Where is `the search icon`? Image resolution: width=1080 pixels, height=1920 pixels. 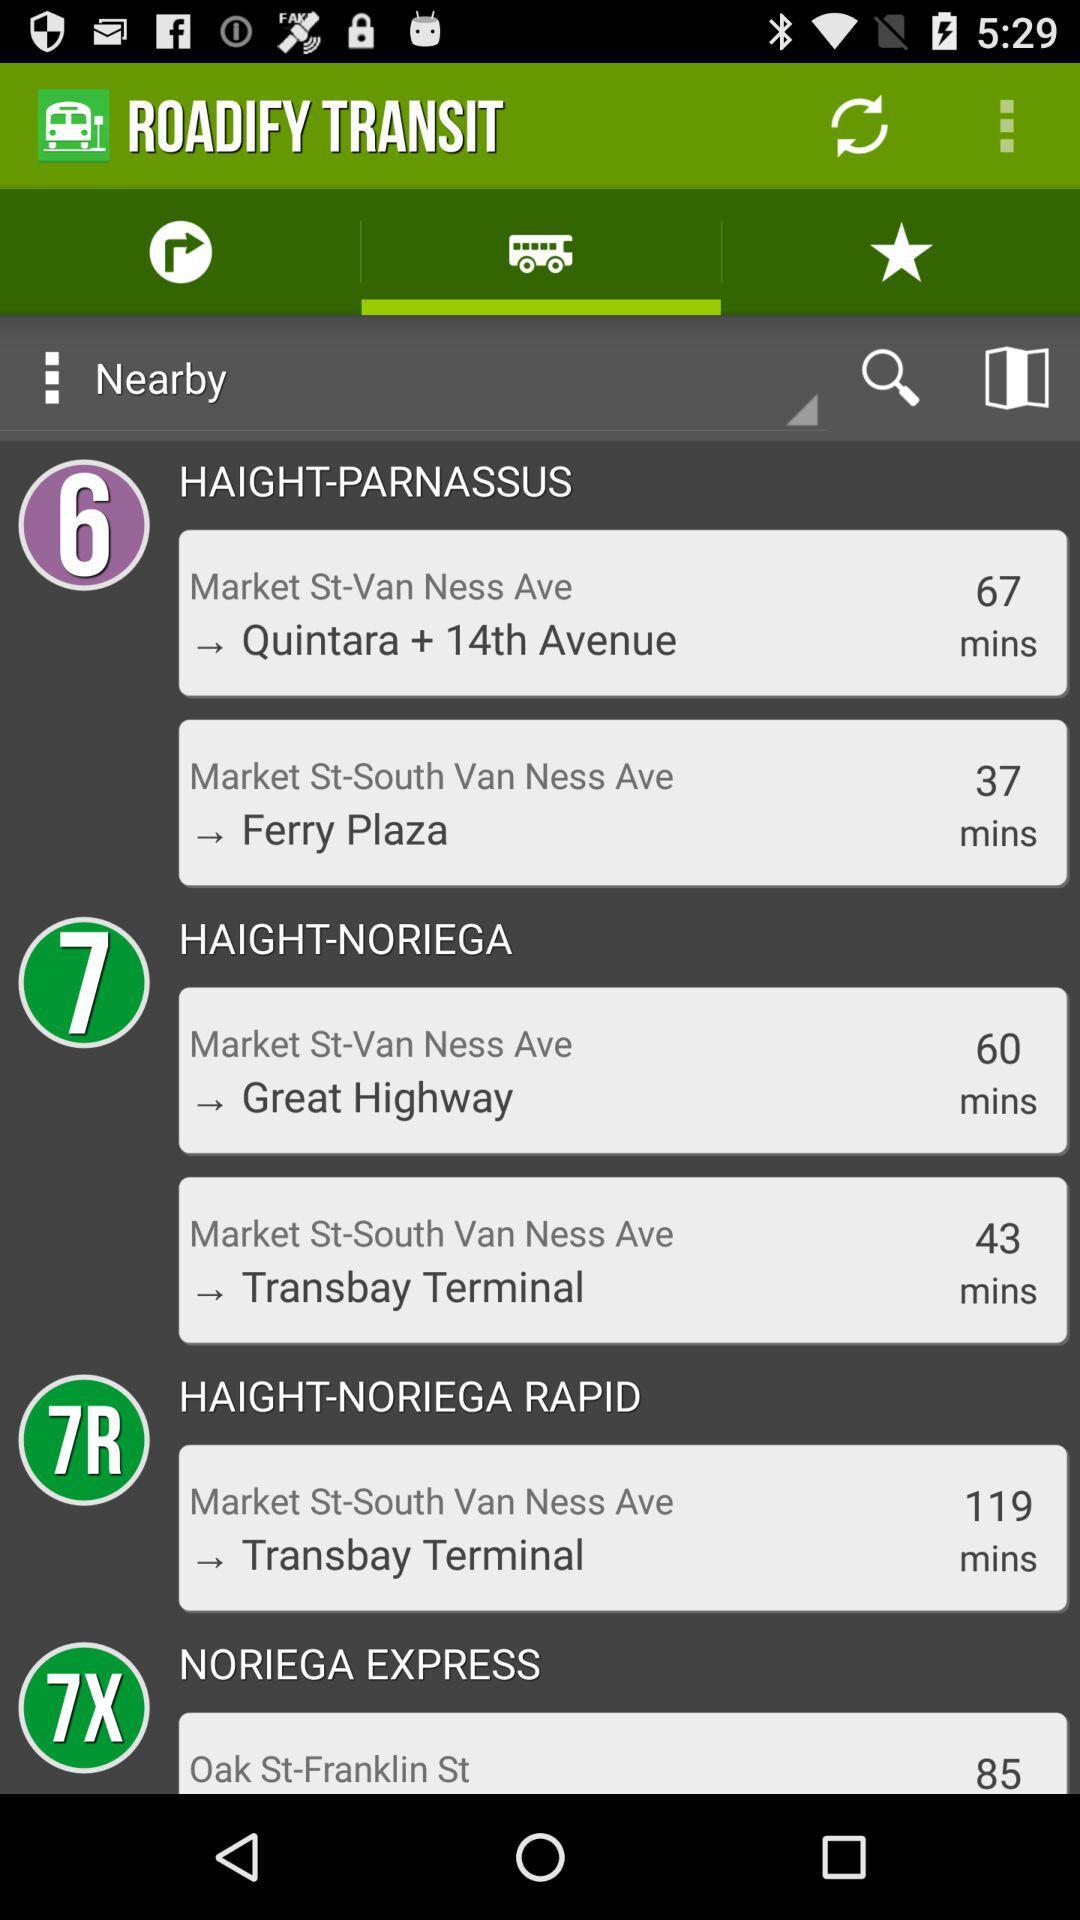
the search icon is located at coordinates (890, 403).